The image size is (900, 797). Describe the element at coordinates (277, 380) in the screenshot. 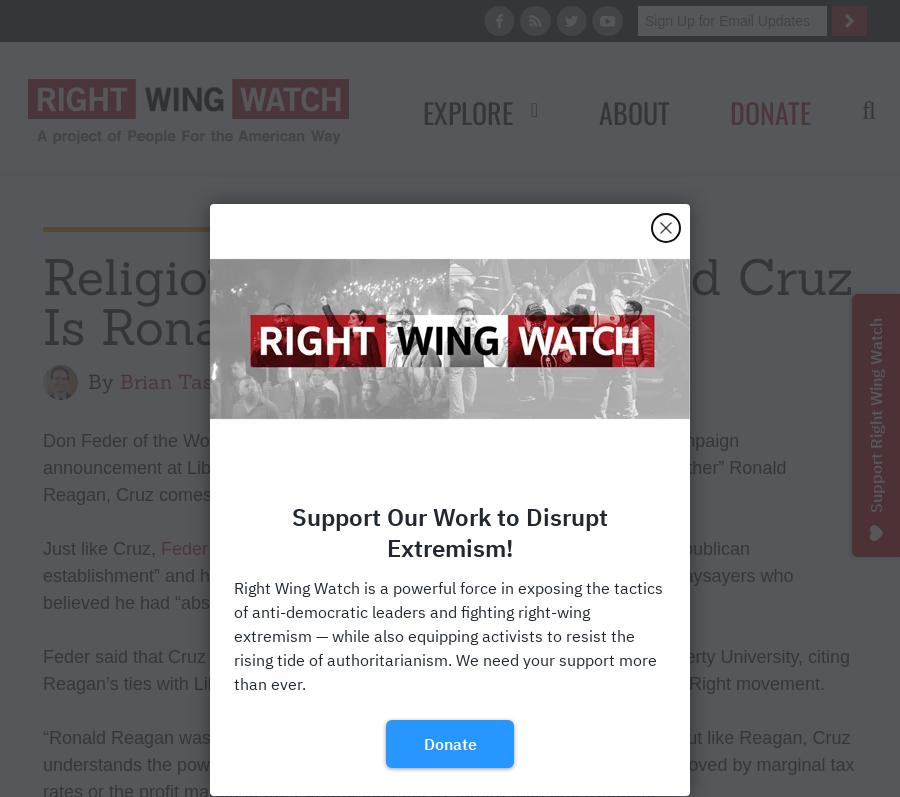

I see `'|'` at that location.